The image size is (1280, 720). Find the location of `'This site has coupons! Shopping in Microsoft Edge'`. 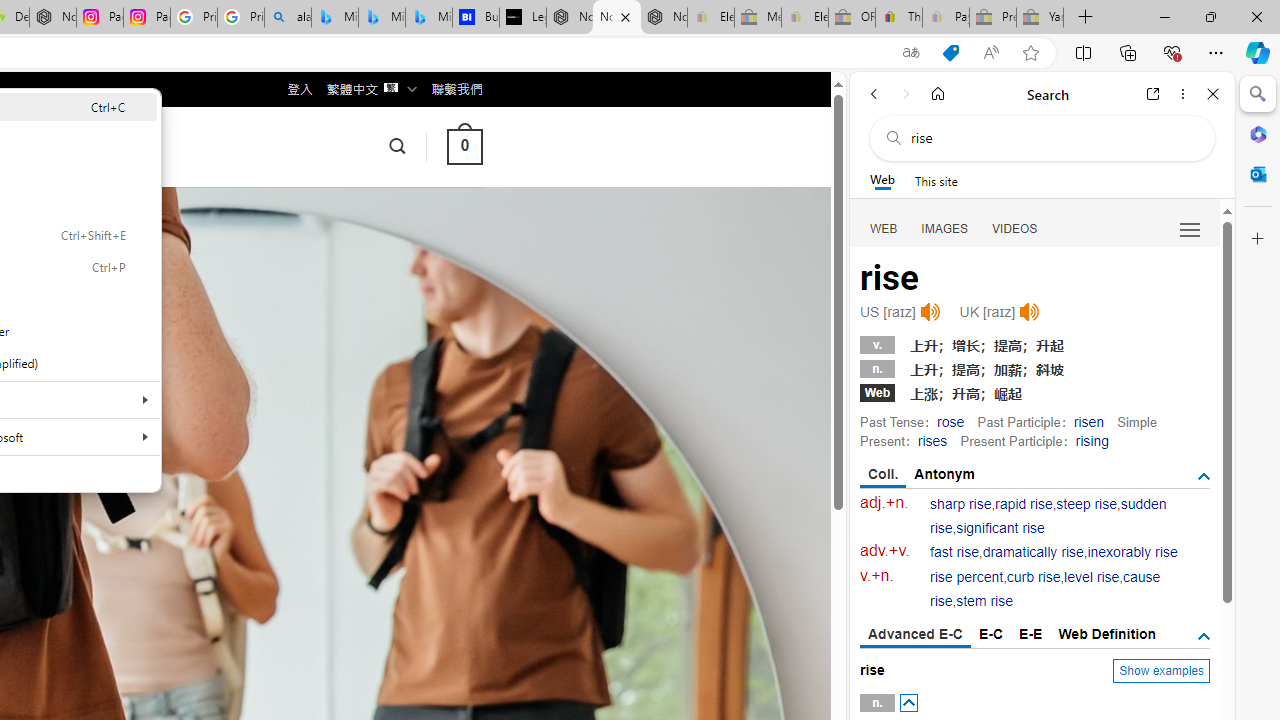

'This site has coupons! Shopping in Microsoft Edge' is located at coordinates (950, 52).